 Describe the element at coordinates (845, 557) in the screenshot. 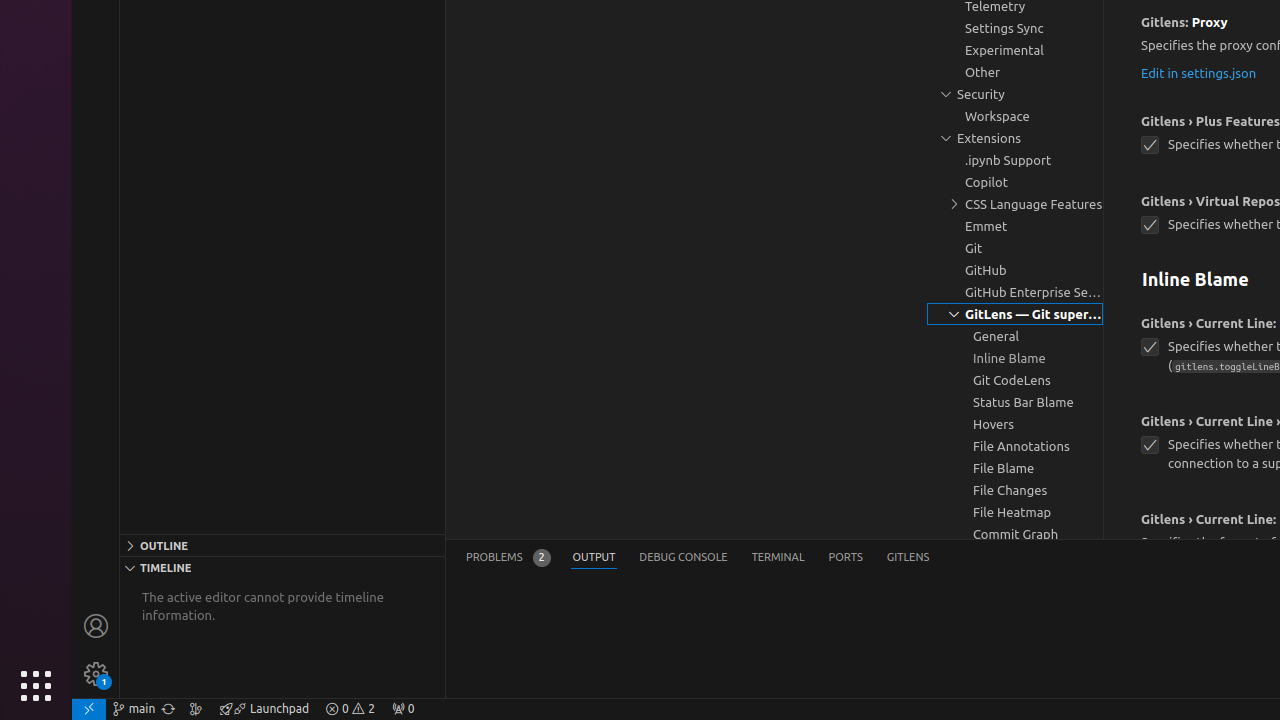

I see `'Ports'` at that location.